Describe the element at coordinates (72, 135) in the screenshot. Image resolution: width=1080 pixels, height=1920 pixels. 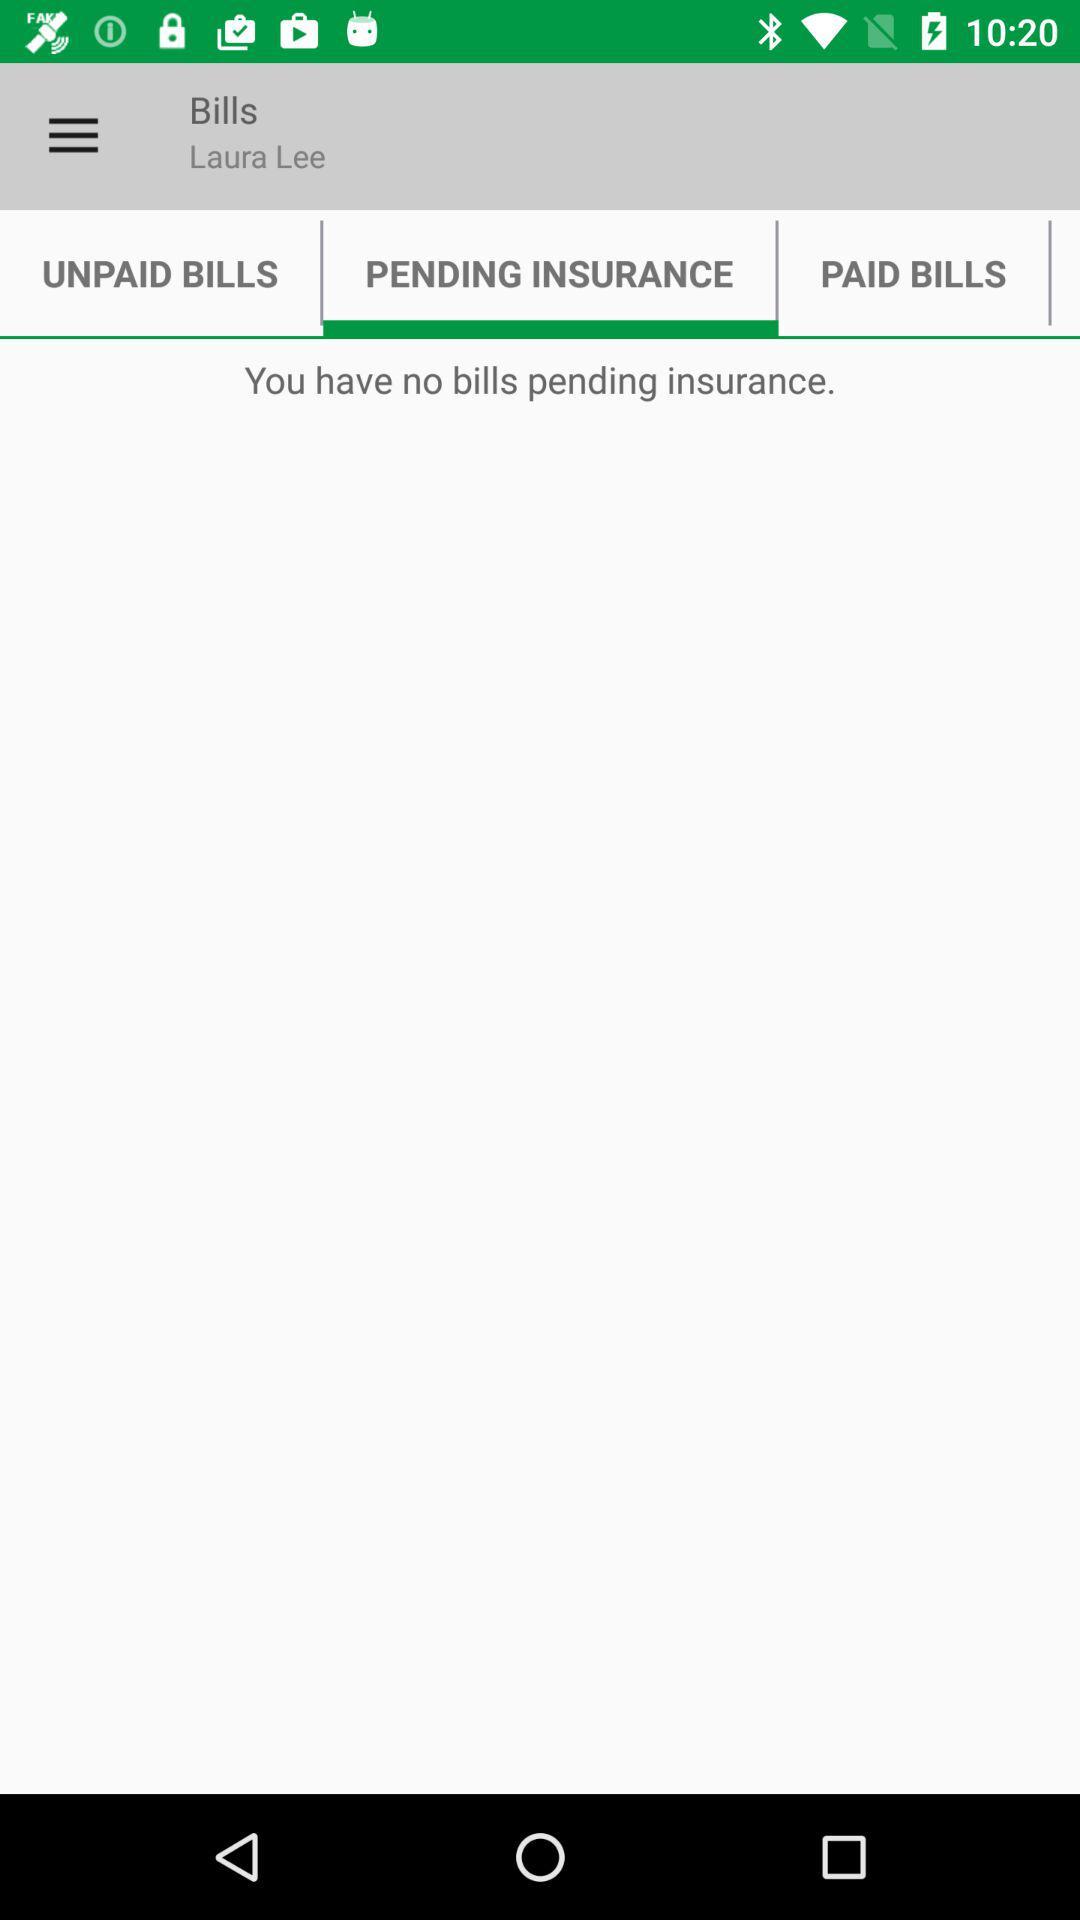
I see `the icon above the unpaid bills` at that location.